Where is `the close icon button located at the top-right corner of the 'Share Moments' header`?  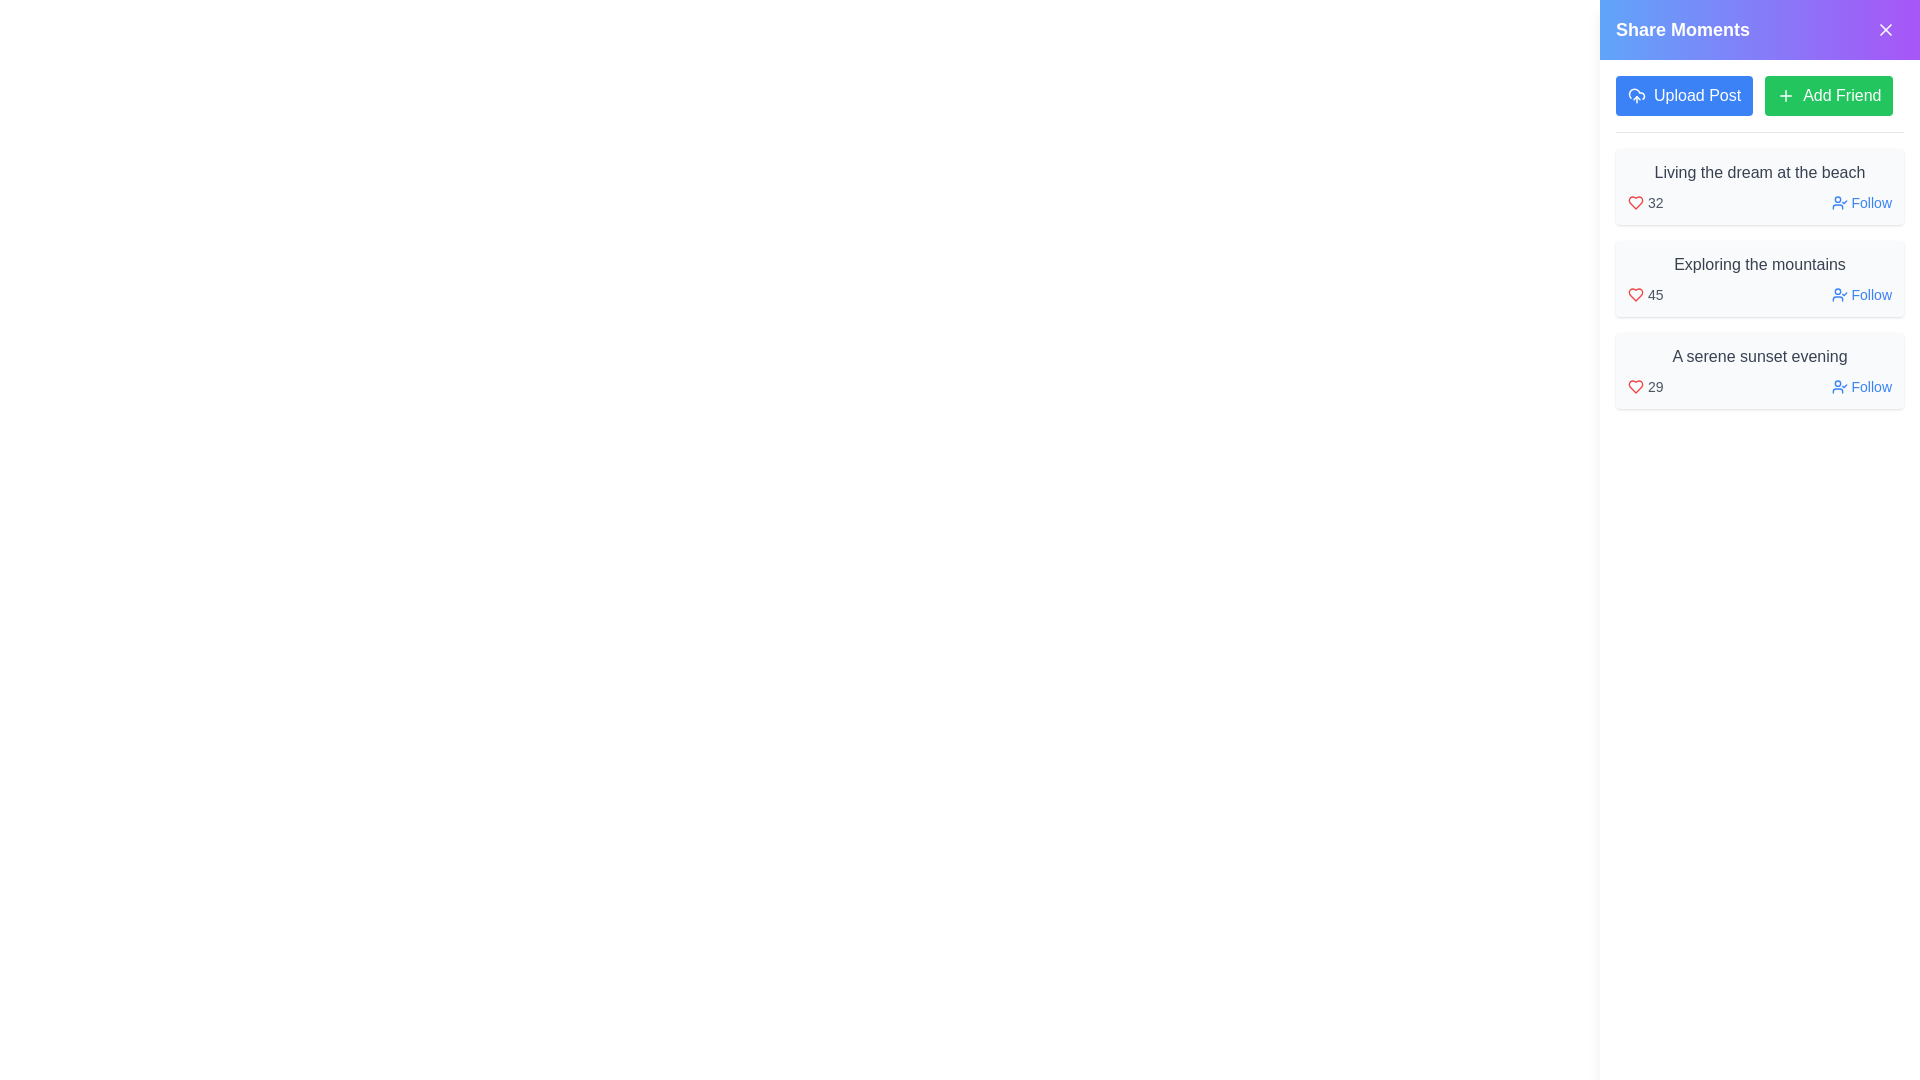 the close icon button located at the top-right corner of the 'Share Moments' header is located at coordinates (1885, 30).